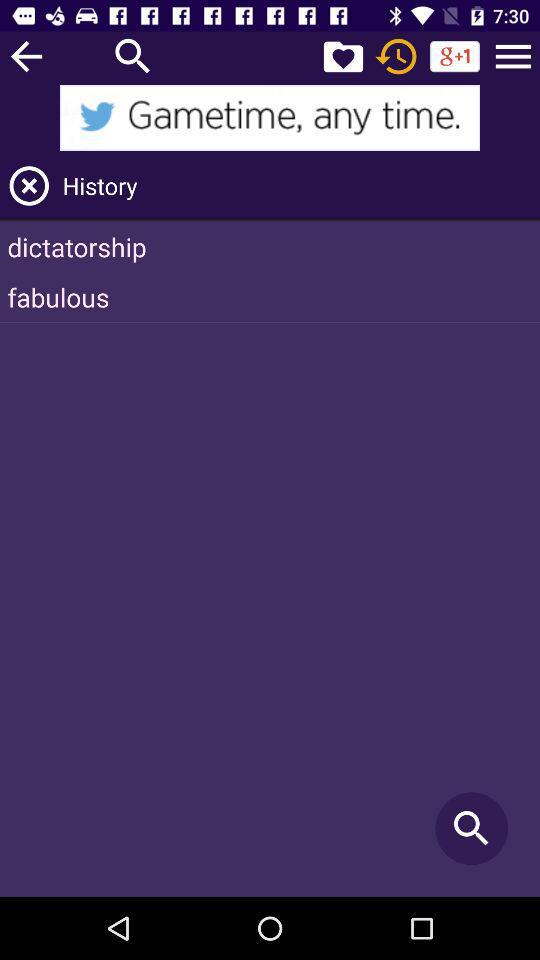 This screenshot has width=540, height=960. Describe the element at coordinates (270, 296) in the screenshot. I see `the item below the dictatorship item` at that location.